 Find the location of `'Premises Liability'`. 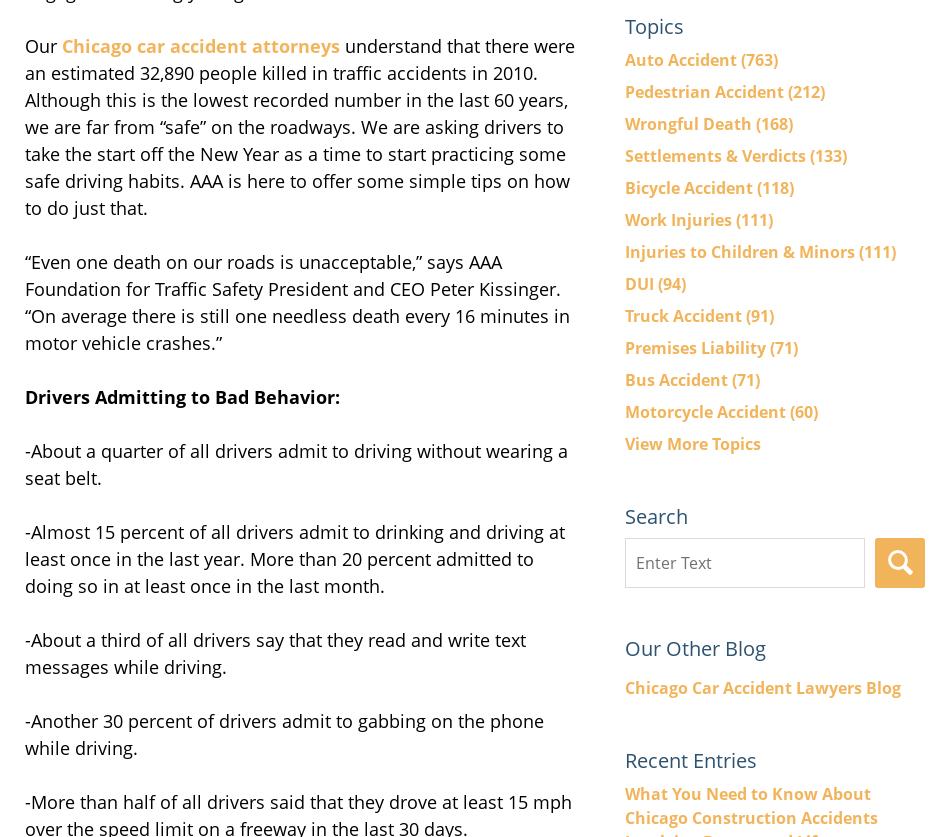

'Premises Liability' is located at coordinates (697, 347).